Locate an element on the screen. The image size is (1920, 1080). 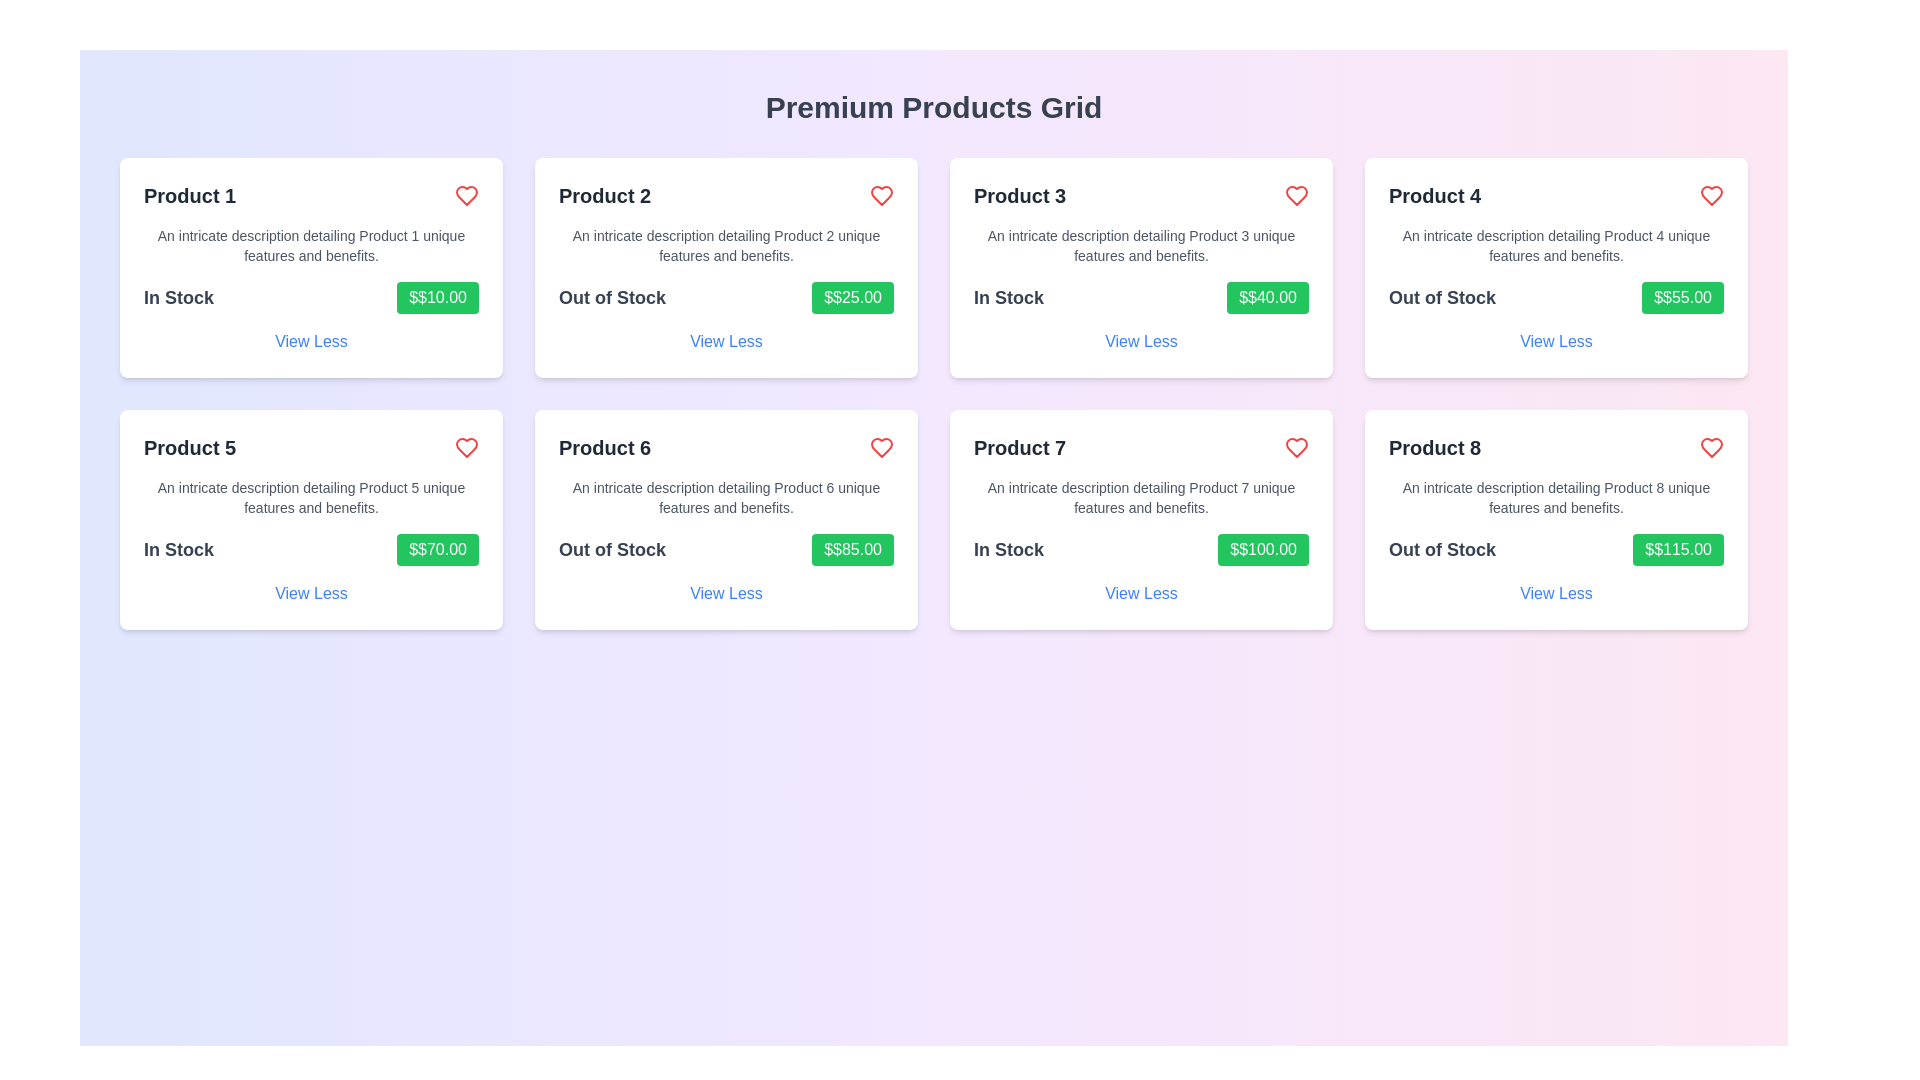
the text label indicating product availability status in the sixth product card from the left is located at coordinates (611, 550).